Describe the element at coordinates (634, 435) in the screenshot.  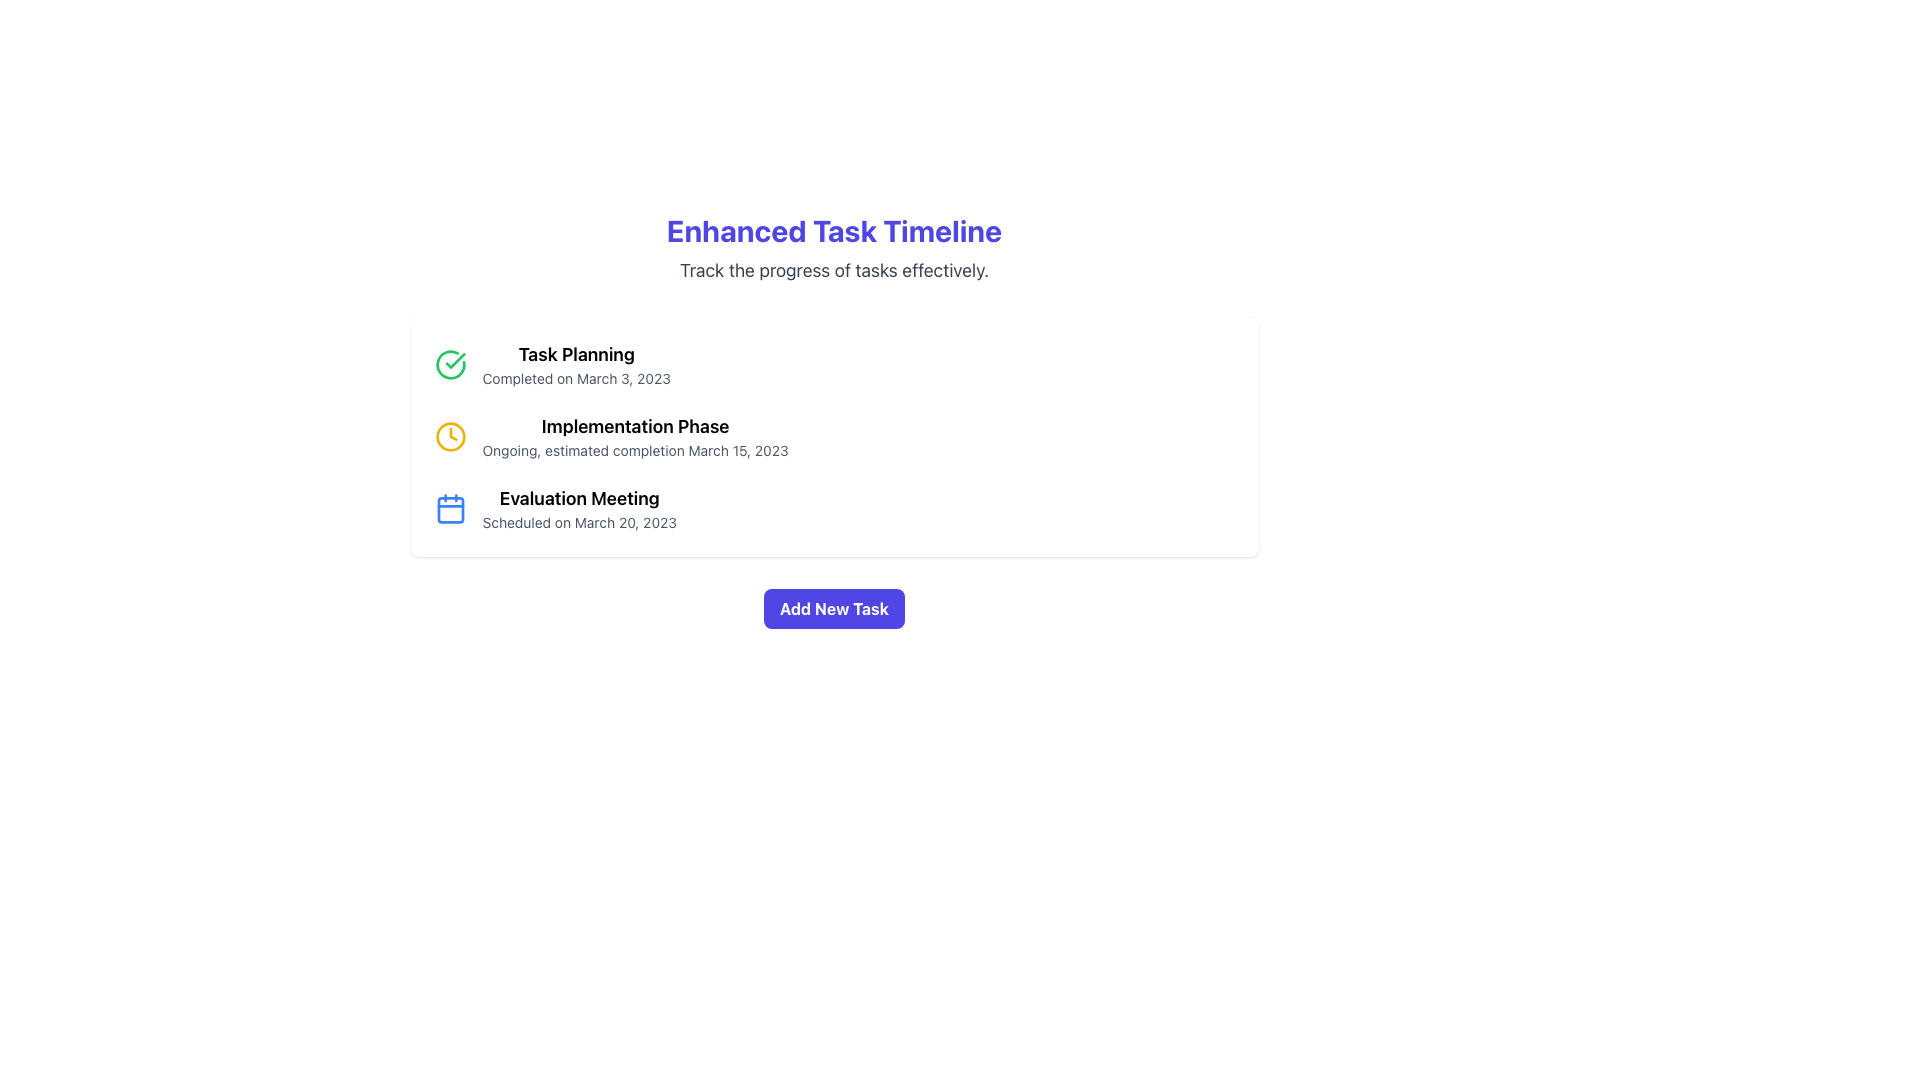
I see `status information text block indicating the ongoing 'Implementation Phase' of the project, positioned between a yellow clock icon and white space` at that location.